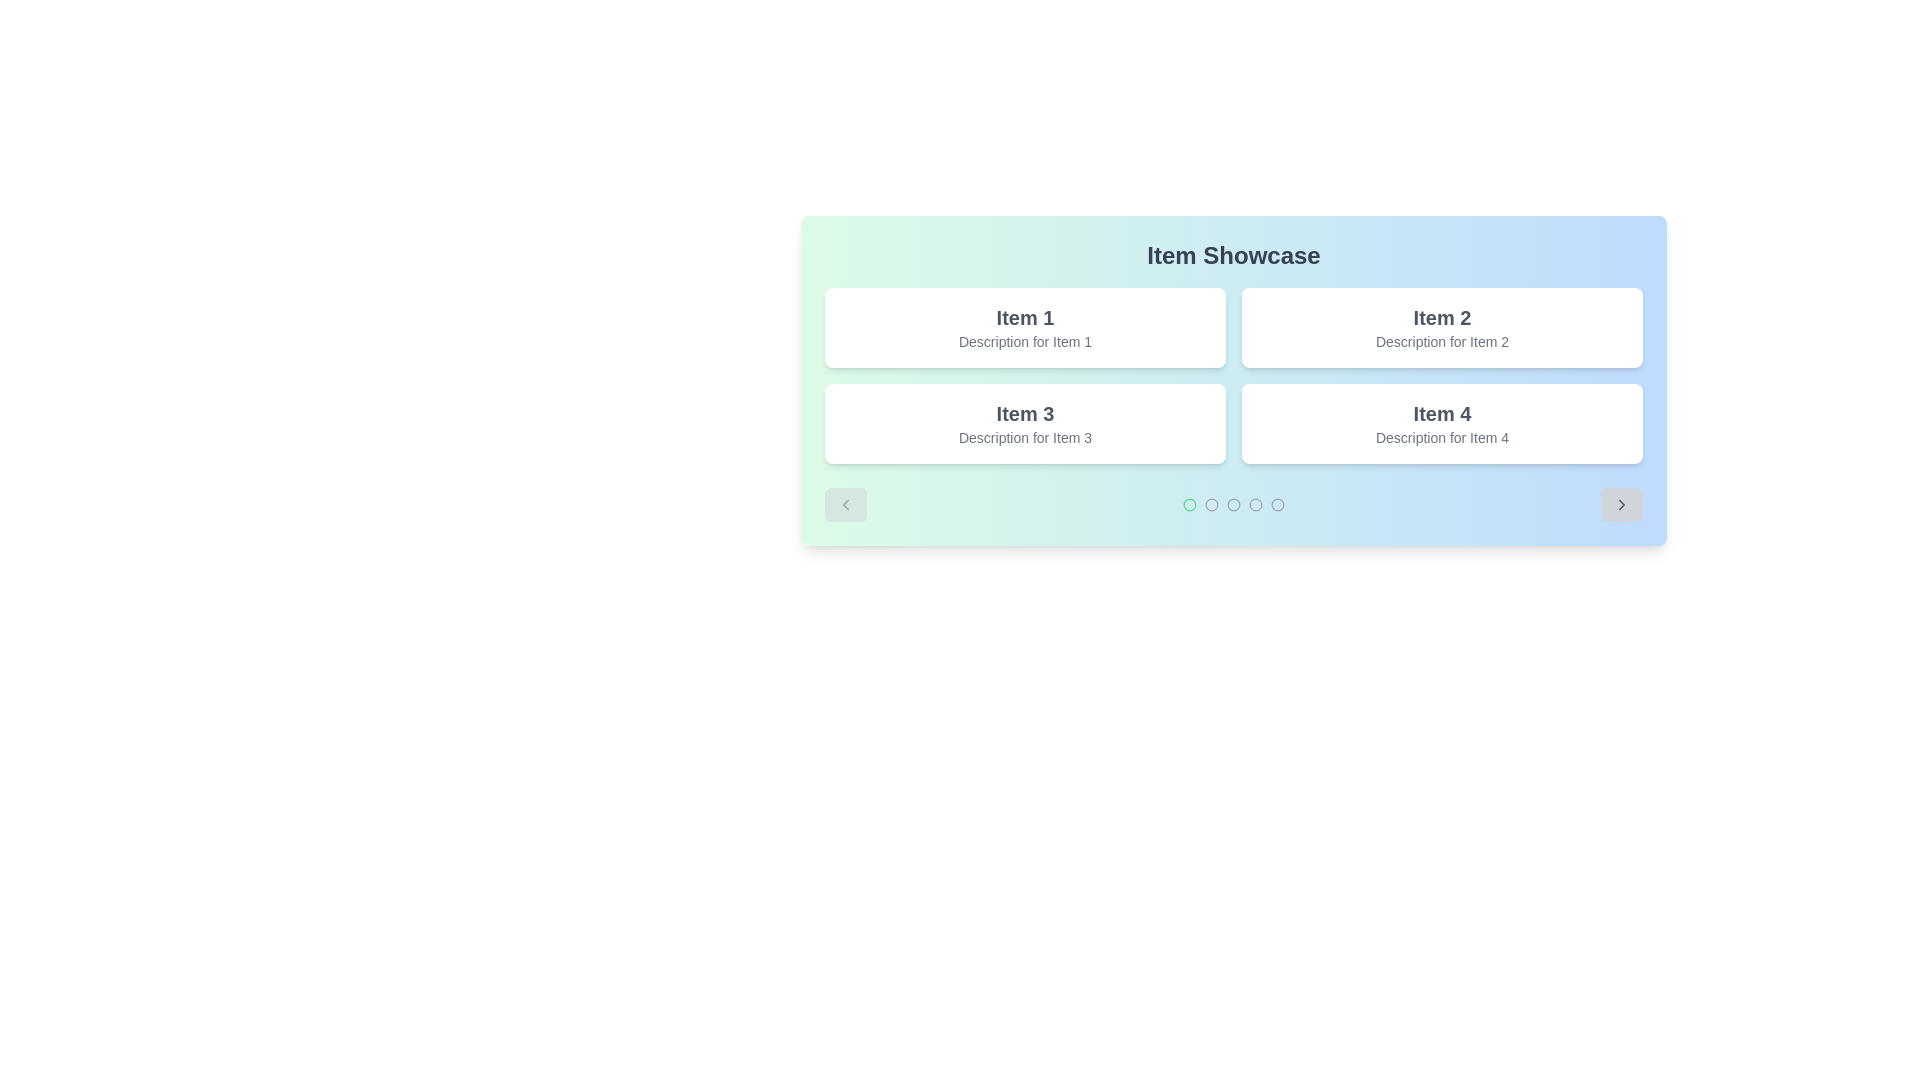 The width and height of the screenshot is (1920, 1080). I want to click on the chevron icon located in the bottom-right corner of the 'Item Showcase' section, so click(1622, 504).